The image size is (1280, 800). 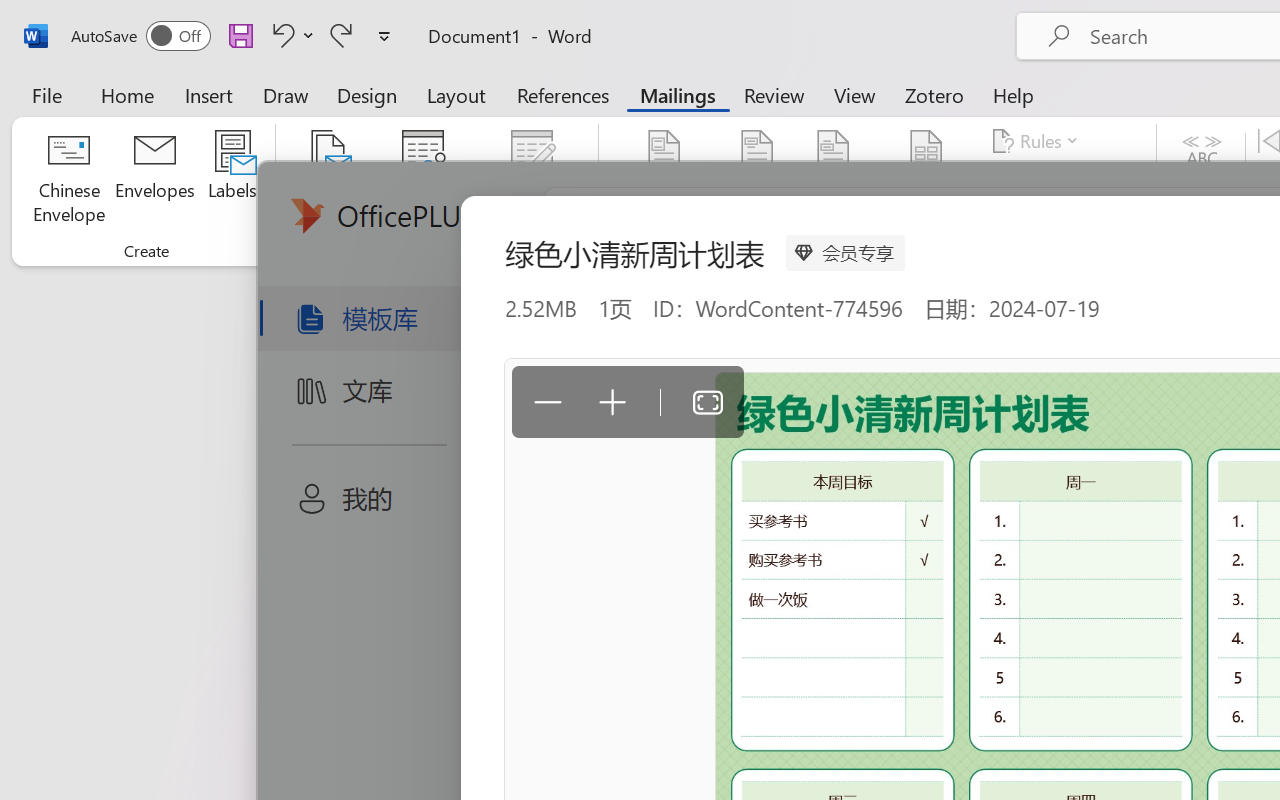 What do you see at coordinates (289, 34) in the screenshot?
I see `'Undo Apply Quick Style Set'` at bounding box center [289, 34].